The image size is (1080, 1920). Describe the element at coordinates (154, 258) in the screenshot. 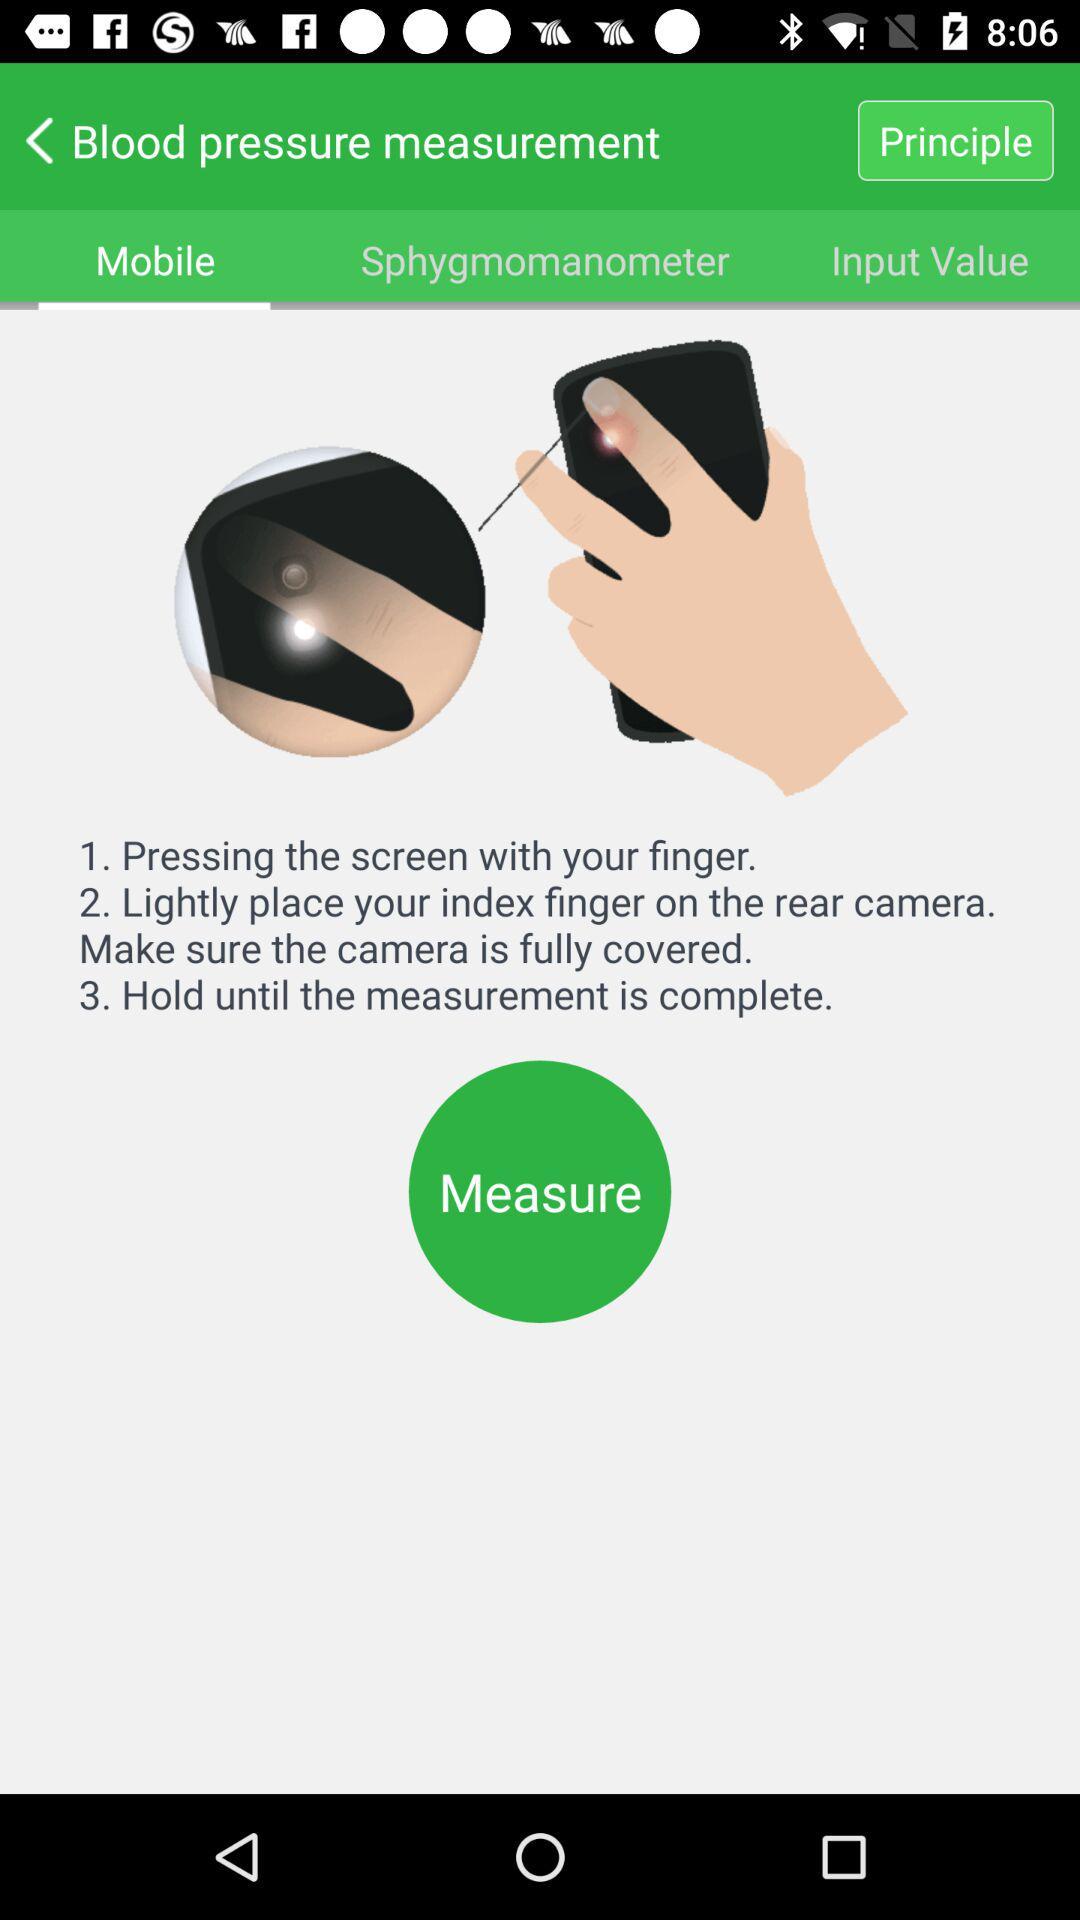

I see `the item to the left of sphygmomanometer` at that location.